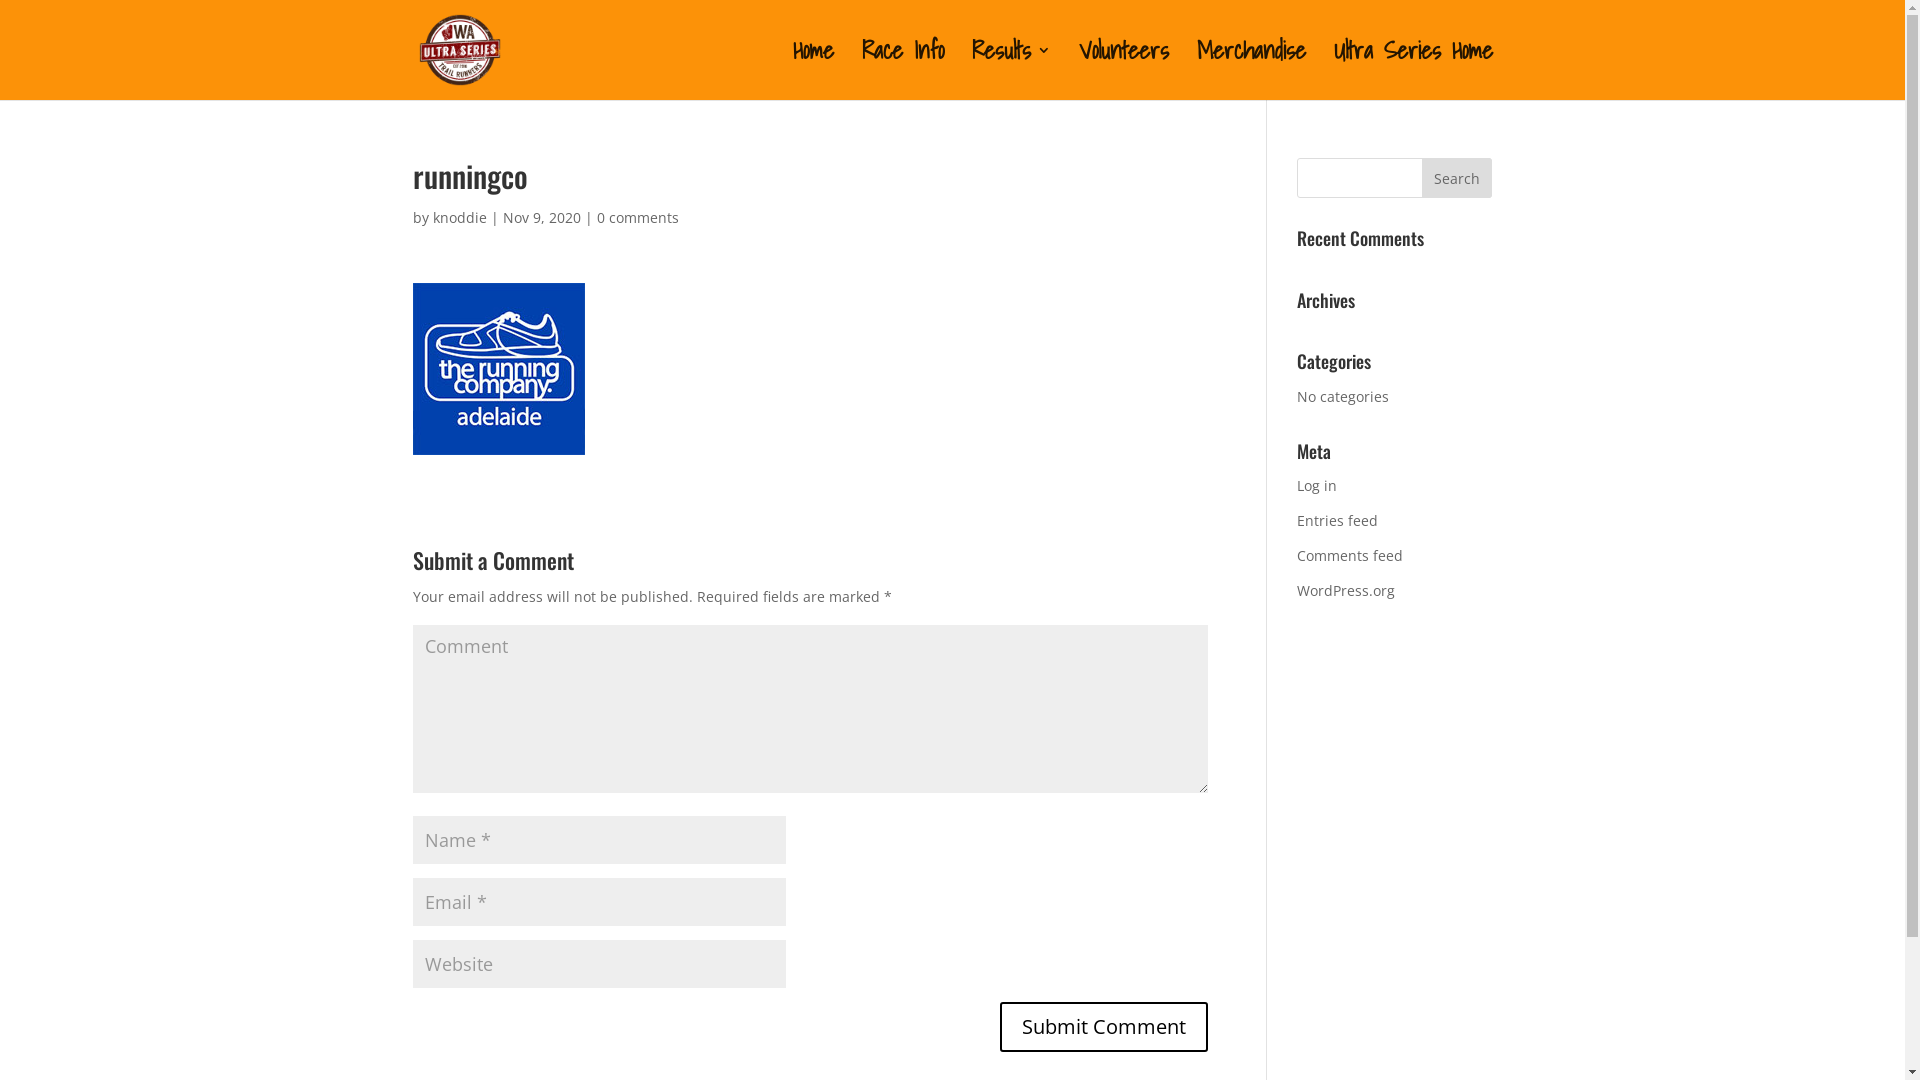 This screenshot has width=1920, height=1080. I want to click on 'WordPress.org', so click(1345, 589).